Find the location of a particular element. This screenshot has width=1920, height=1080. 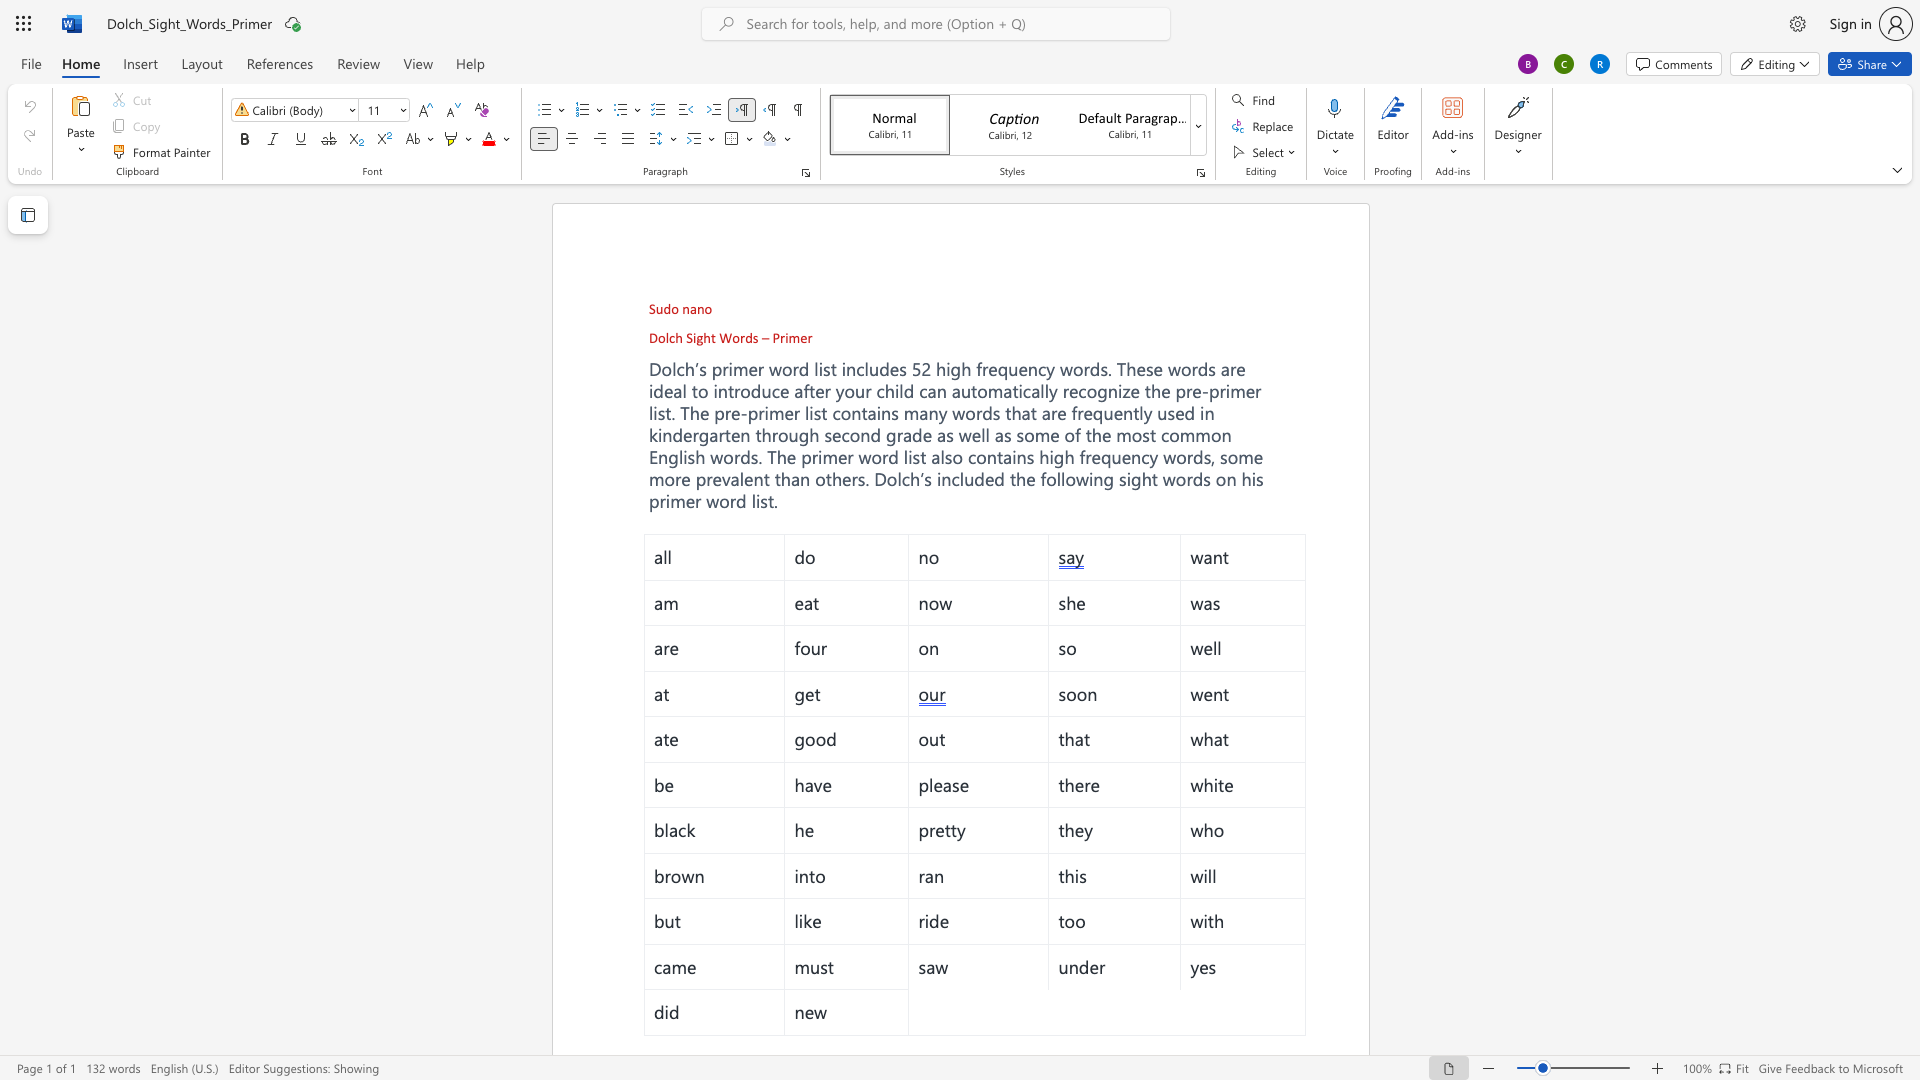

the subset text "rimer word l" within the text "high frequency words, some more prevalent than others. Dolch’s included the following sight words on his primer word list." is located at coordinates (659, 500).